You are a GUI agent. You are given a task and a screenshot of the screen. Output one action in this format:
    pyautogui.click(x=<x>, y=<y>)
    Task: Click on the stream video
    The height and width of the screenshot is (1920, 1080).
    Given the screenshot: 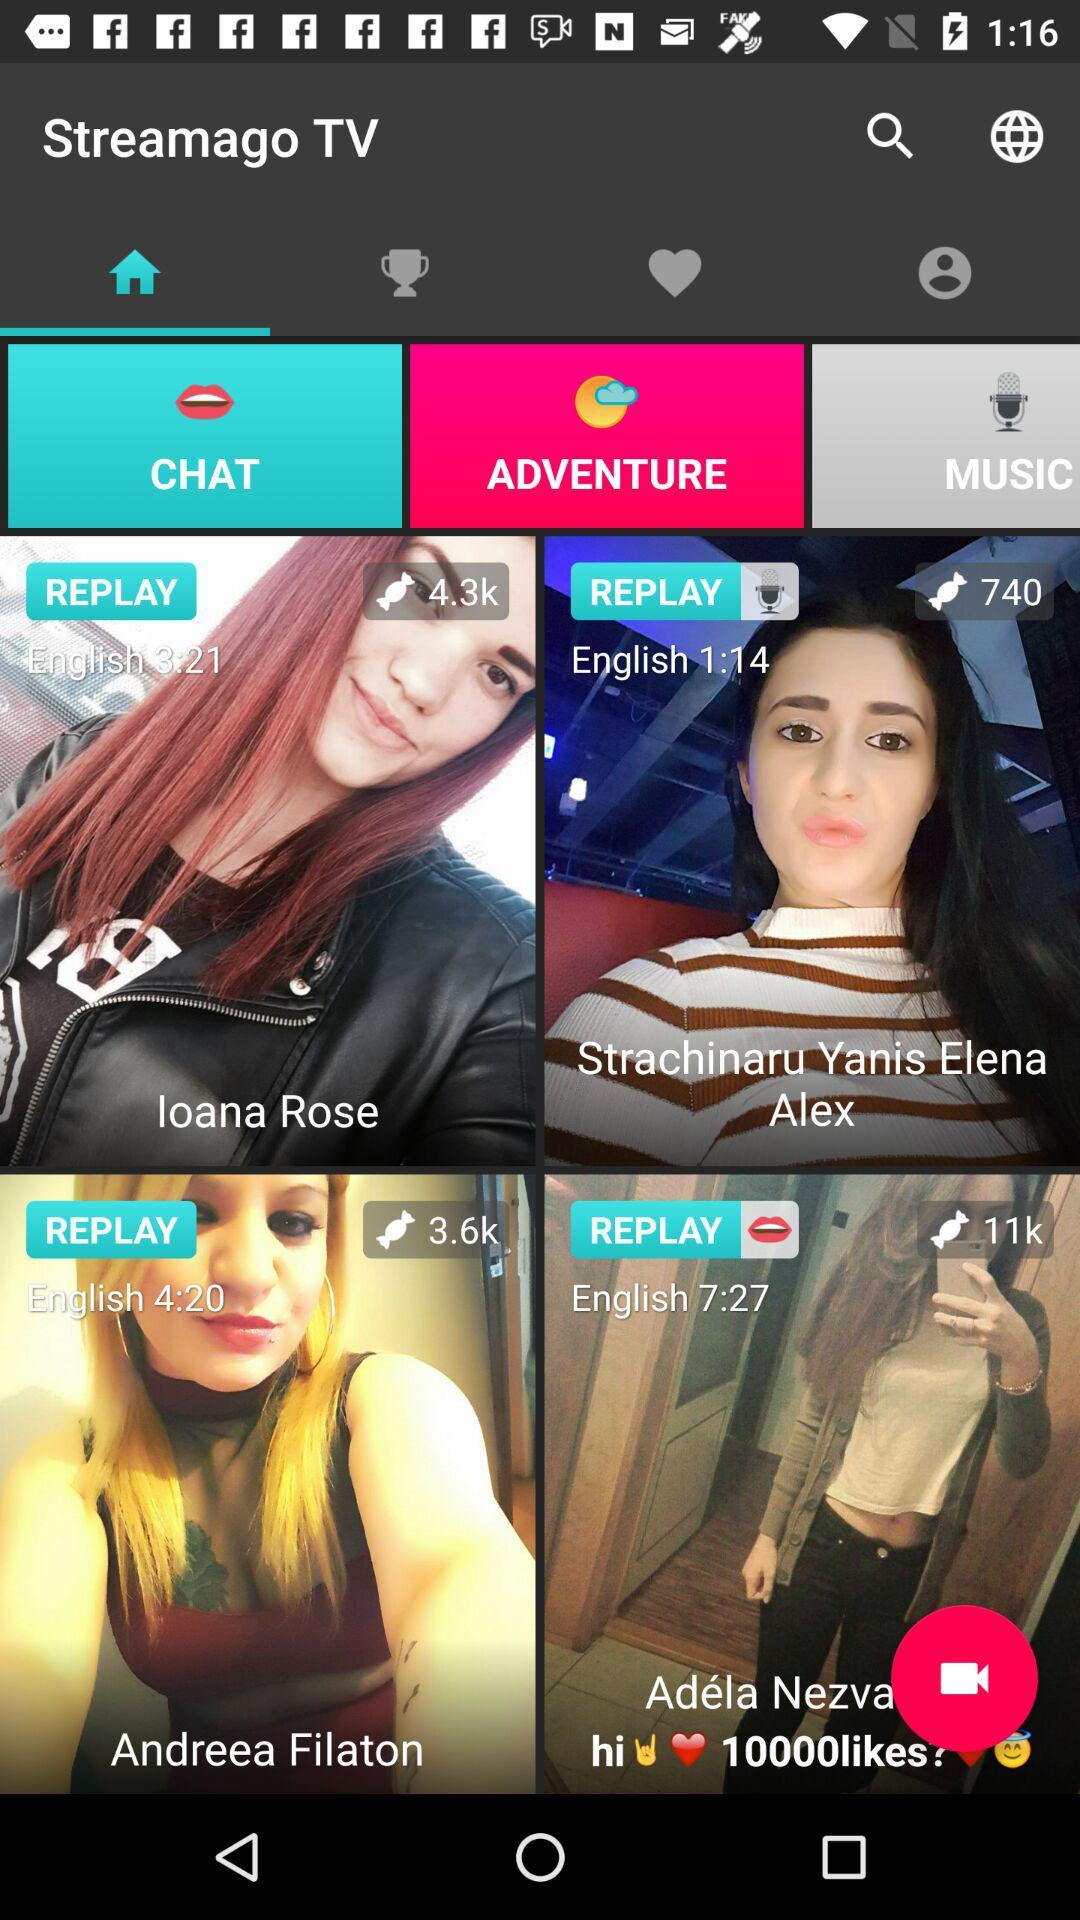 What is the action you would take?
    pyautogui.click(x=963, y=1678)
    